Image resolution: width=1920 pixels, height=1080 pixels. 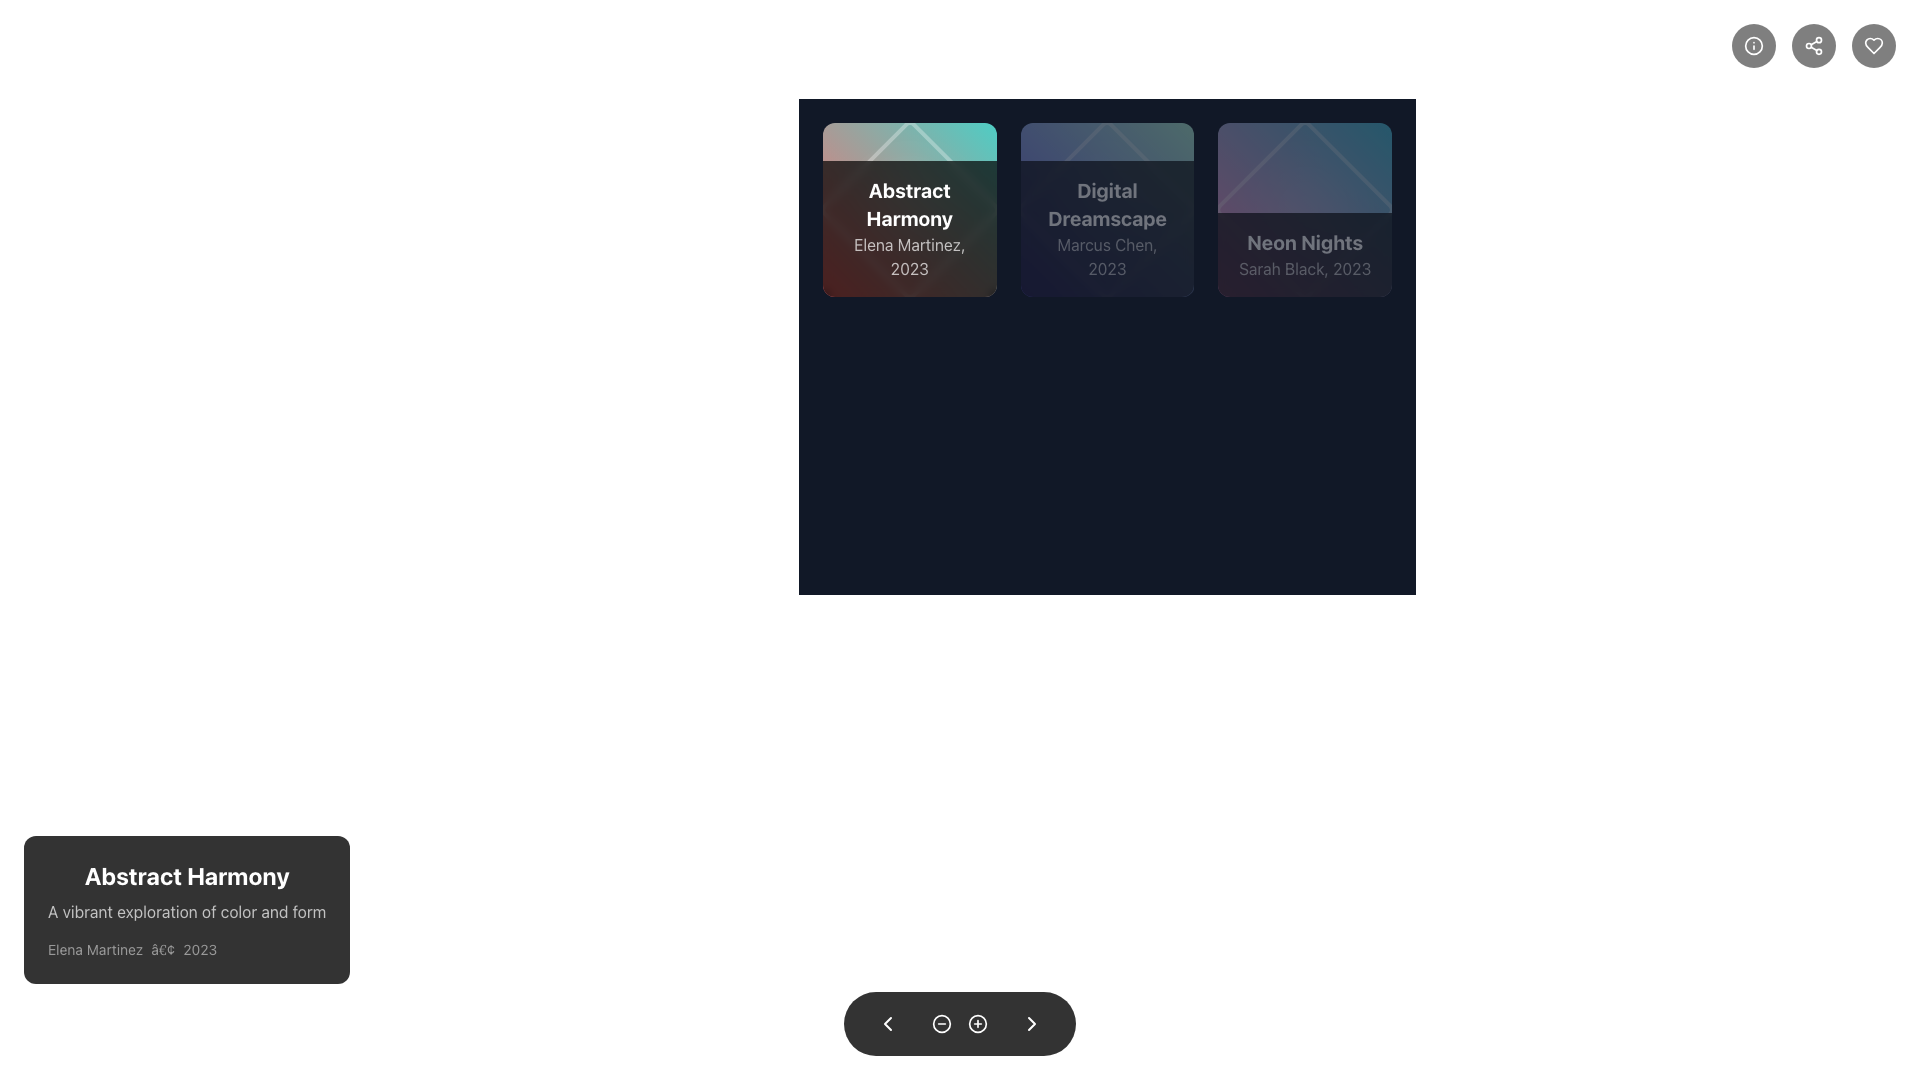 What do you see at coordinates (1814, 45) in the screenshot?
I see `the circular share icon located at the top-right corner of the interface` at bounding box center [1814, 45].